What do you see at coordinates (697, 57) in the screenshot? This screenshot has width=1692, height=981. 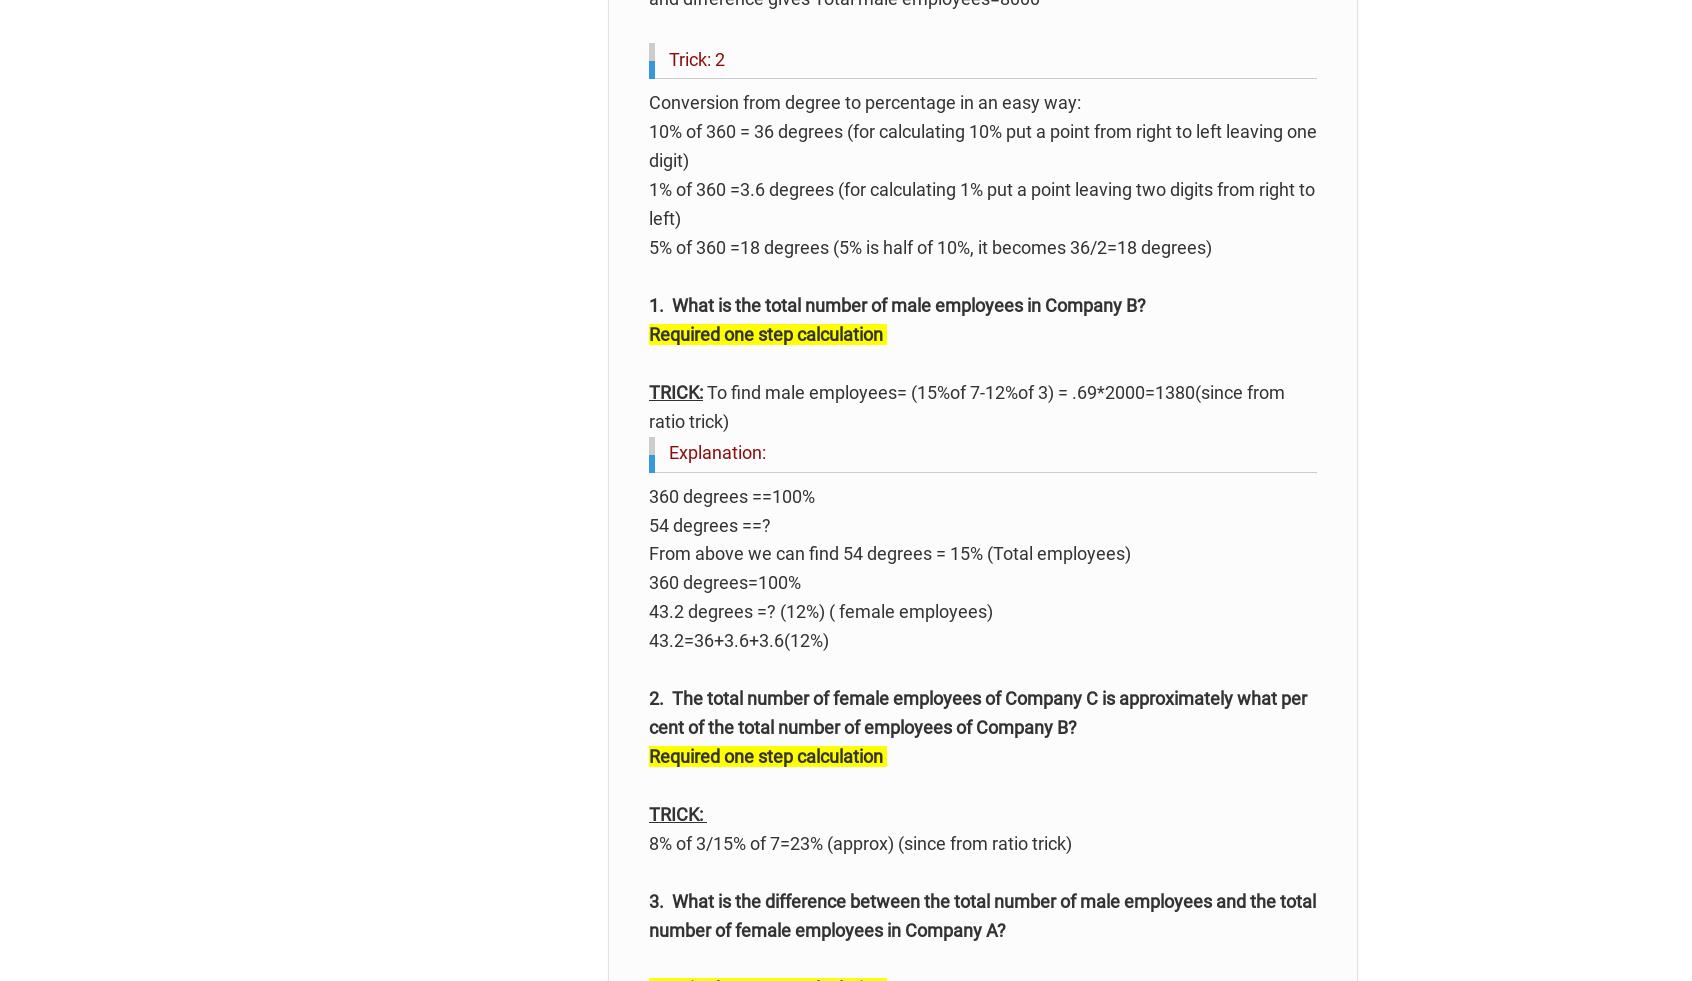 I see `'Trick: 2'` at bounding box center [697, 57].